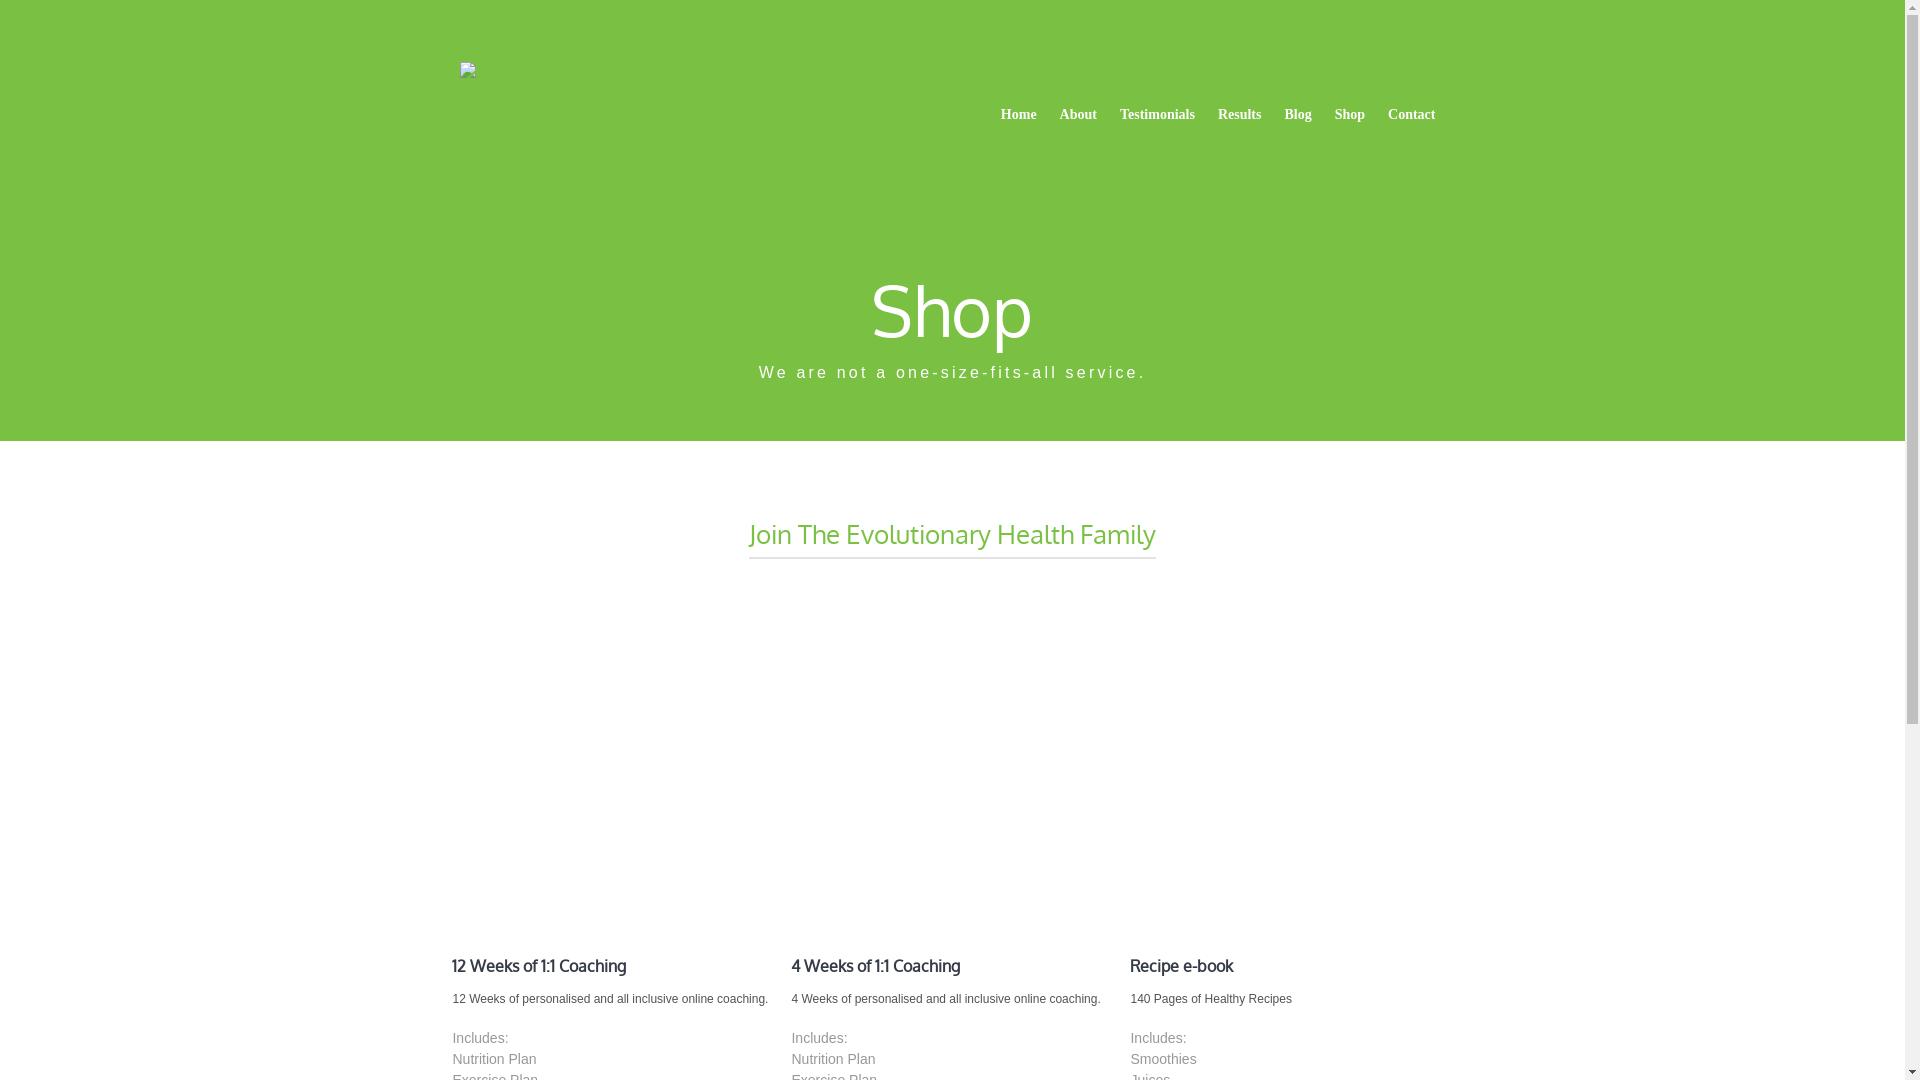 Image resolution: width=1920 pixels, height=1080 pixels. I want to click on 'Blog', so click(1297, 115).